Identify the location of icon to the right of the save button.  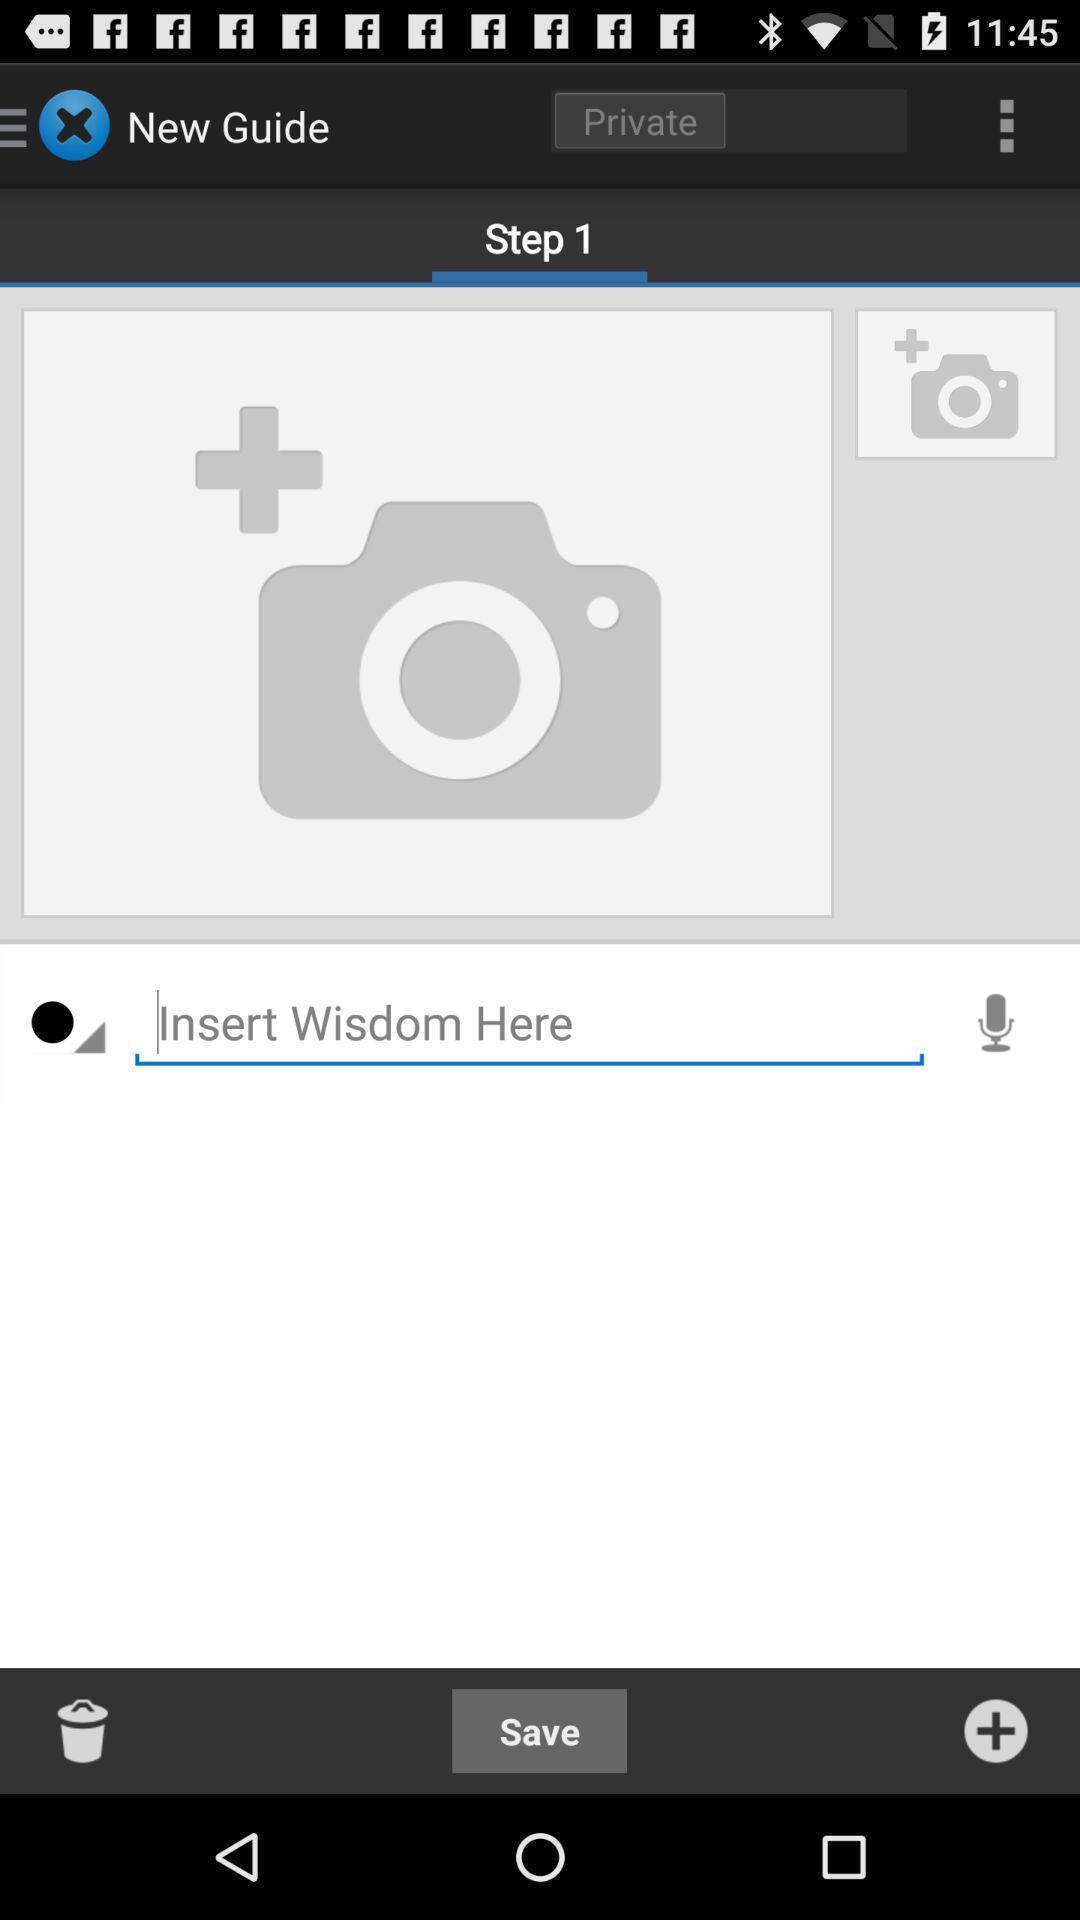
(995, 1730).